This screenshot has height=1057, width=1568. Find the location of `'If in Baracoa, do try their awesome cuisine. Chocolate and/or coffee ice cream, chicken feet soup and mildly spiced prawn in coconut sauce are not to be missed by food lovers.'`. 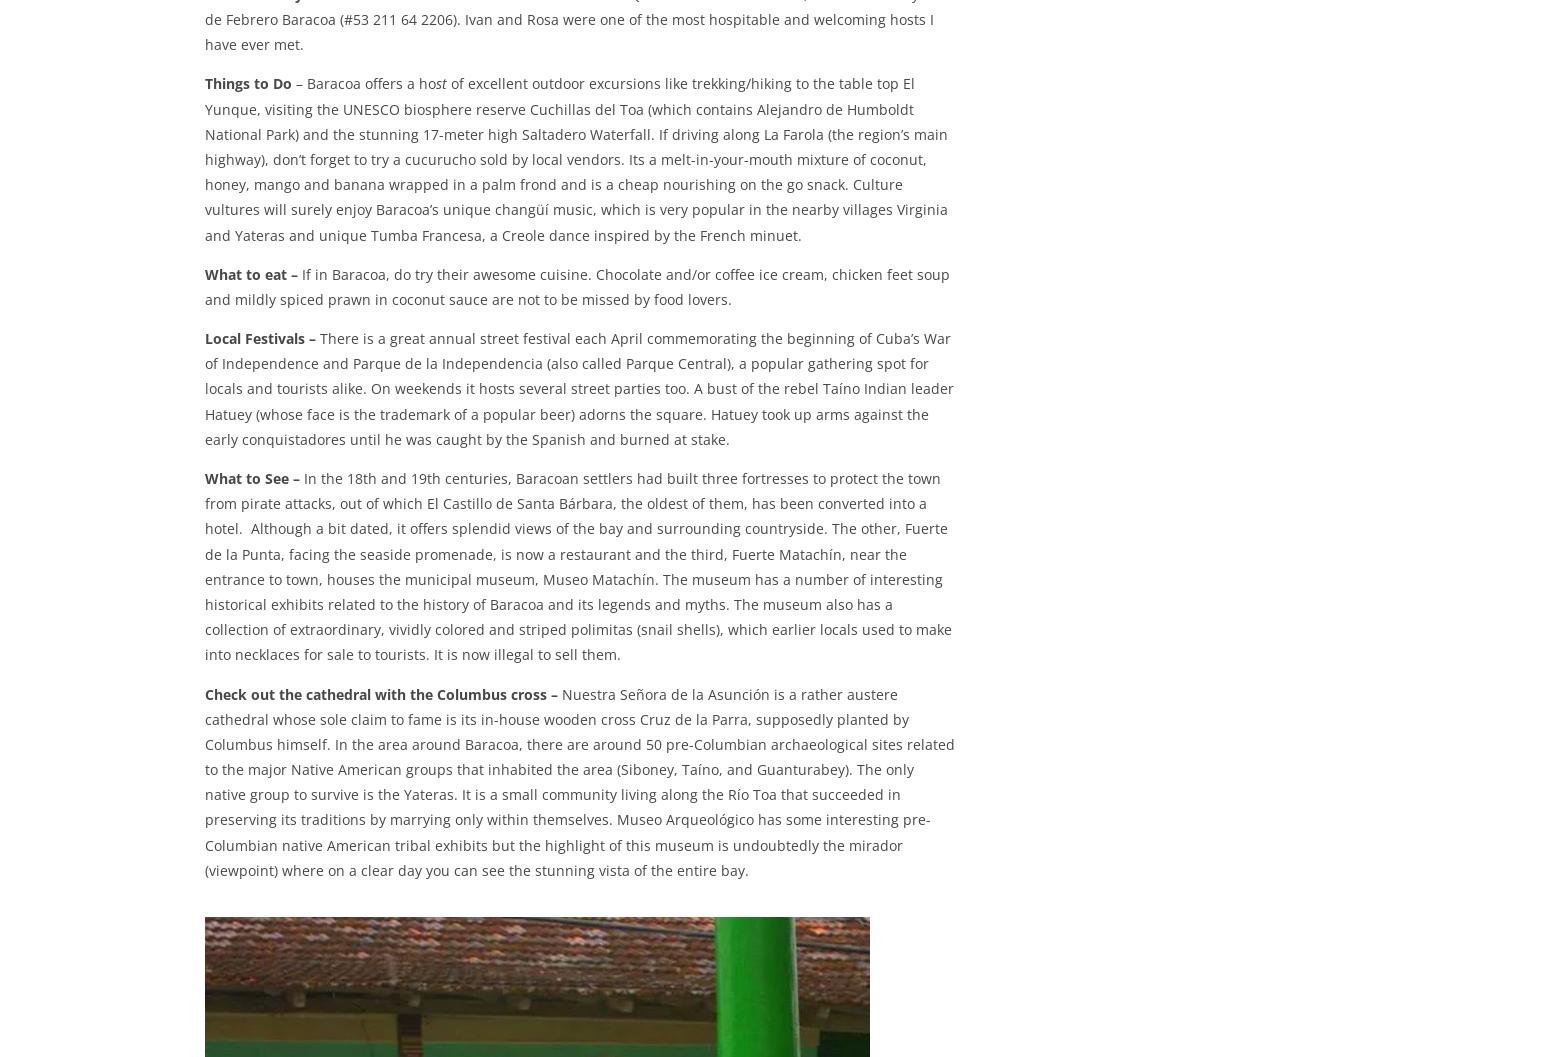

'If in Baracoa, do try their awesome cuisine. Chocolate and/or coffee ice cream, chicken feet soup and mildly spiced prawn in coconut sauce are not to be missed by food lovers.' is located at coordinates (577, 287).